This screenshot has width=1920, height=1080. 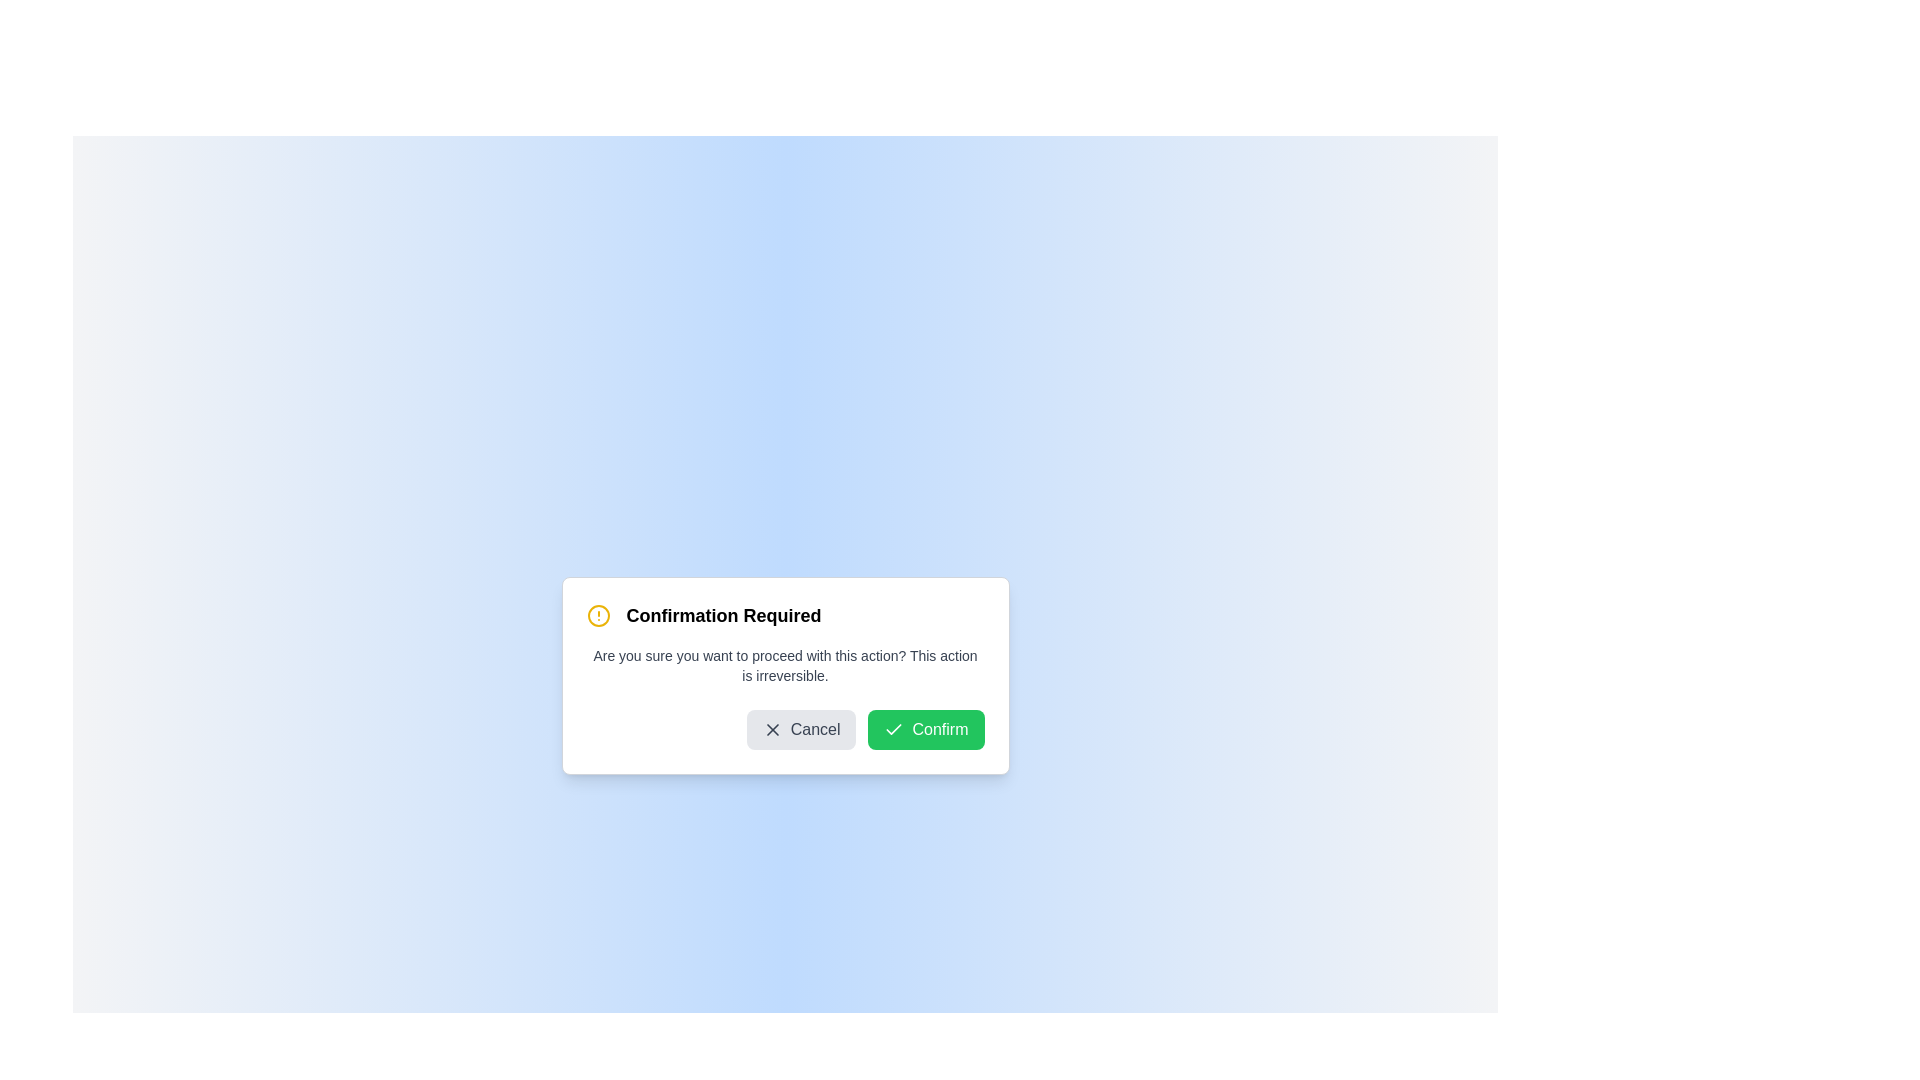 I want to click on message displayed in the static text block that asks if the user is sure they want to proceed with the action, indicating that it is irreversible, so click(x=784, y=666).